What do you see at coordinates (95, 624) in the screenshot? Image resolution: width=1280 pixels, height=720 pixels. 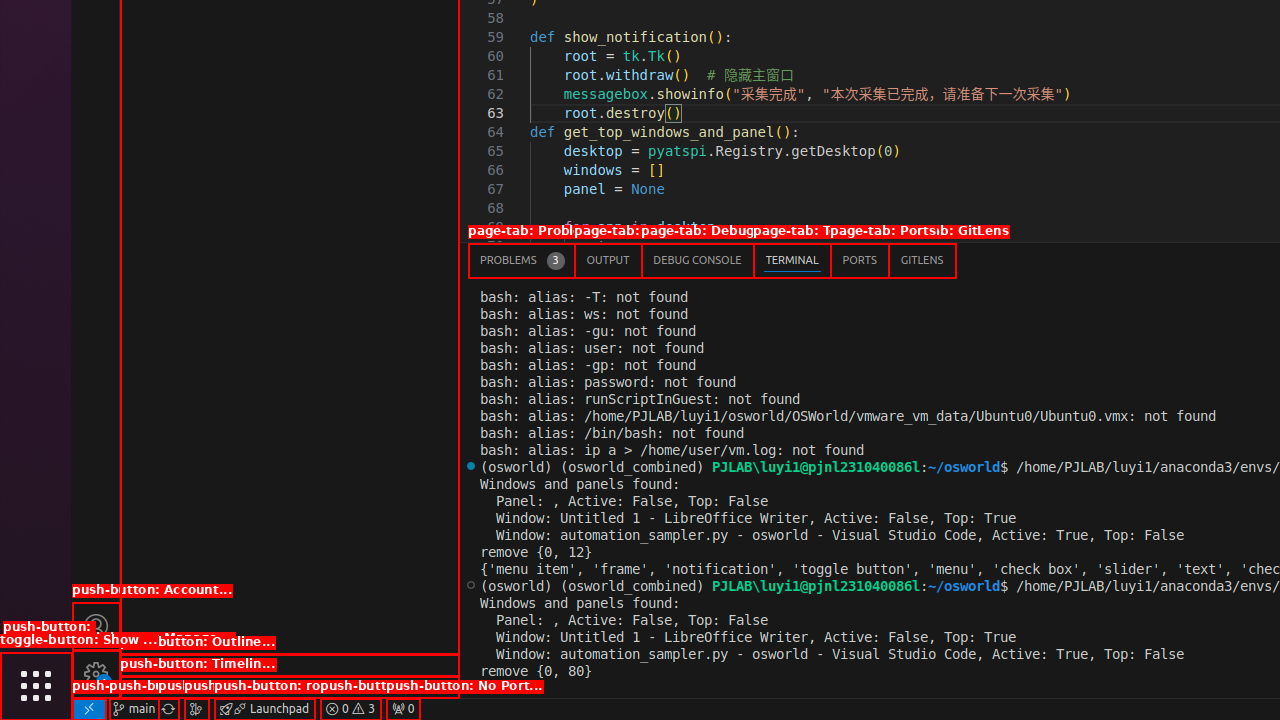 I see `'Accounts'` at bounding box center [95, 624].